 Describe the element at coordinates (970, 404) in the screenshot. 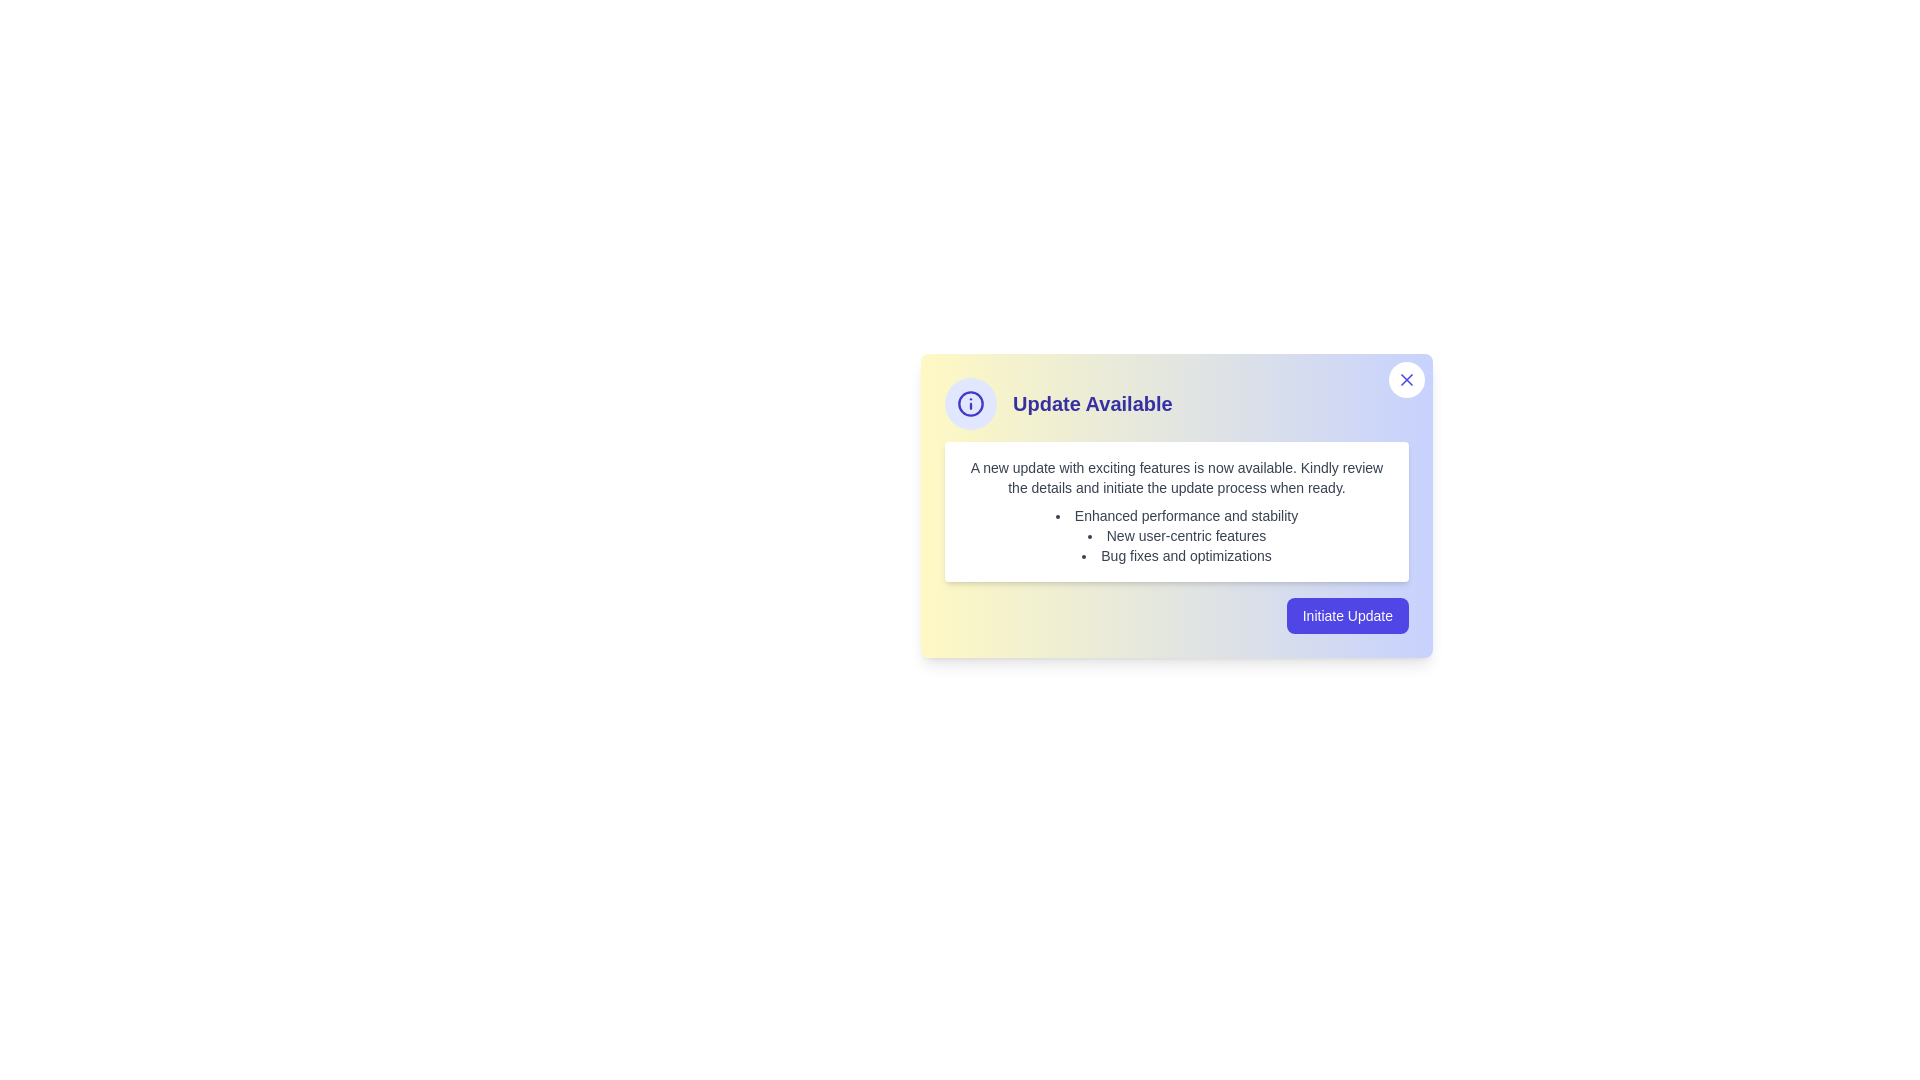

I see `the informational icon to inspect it visually` at that location.